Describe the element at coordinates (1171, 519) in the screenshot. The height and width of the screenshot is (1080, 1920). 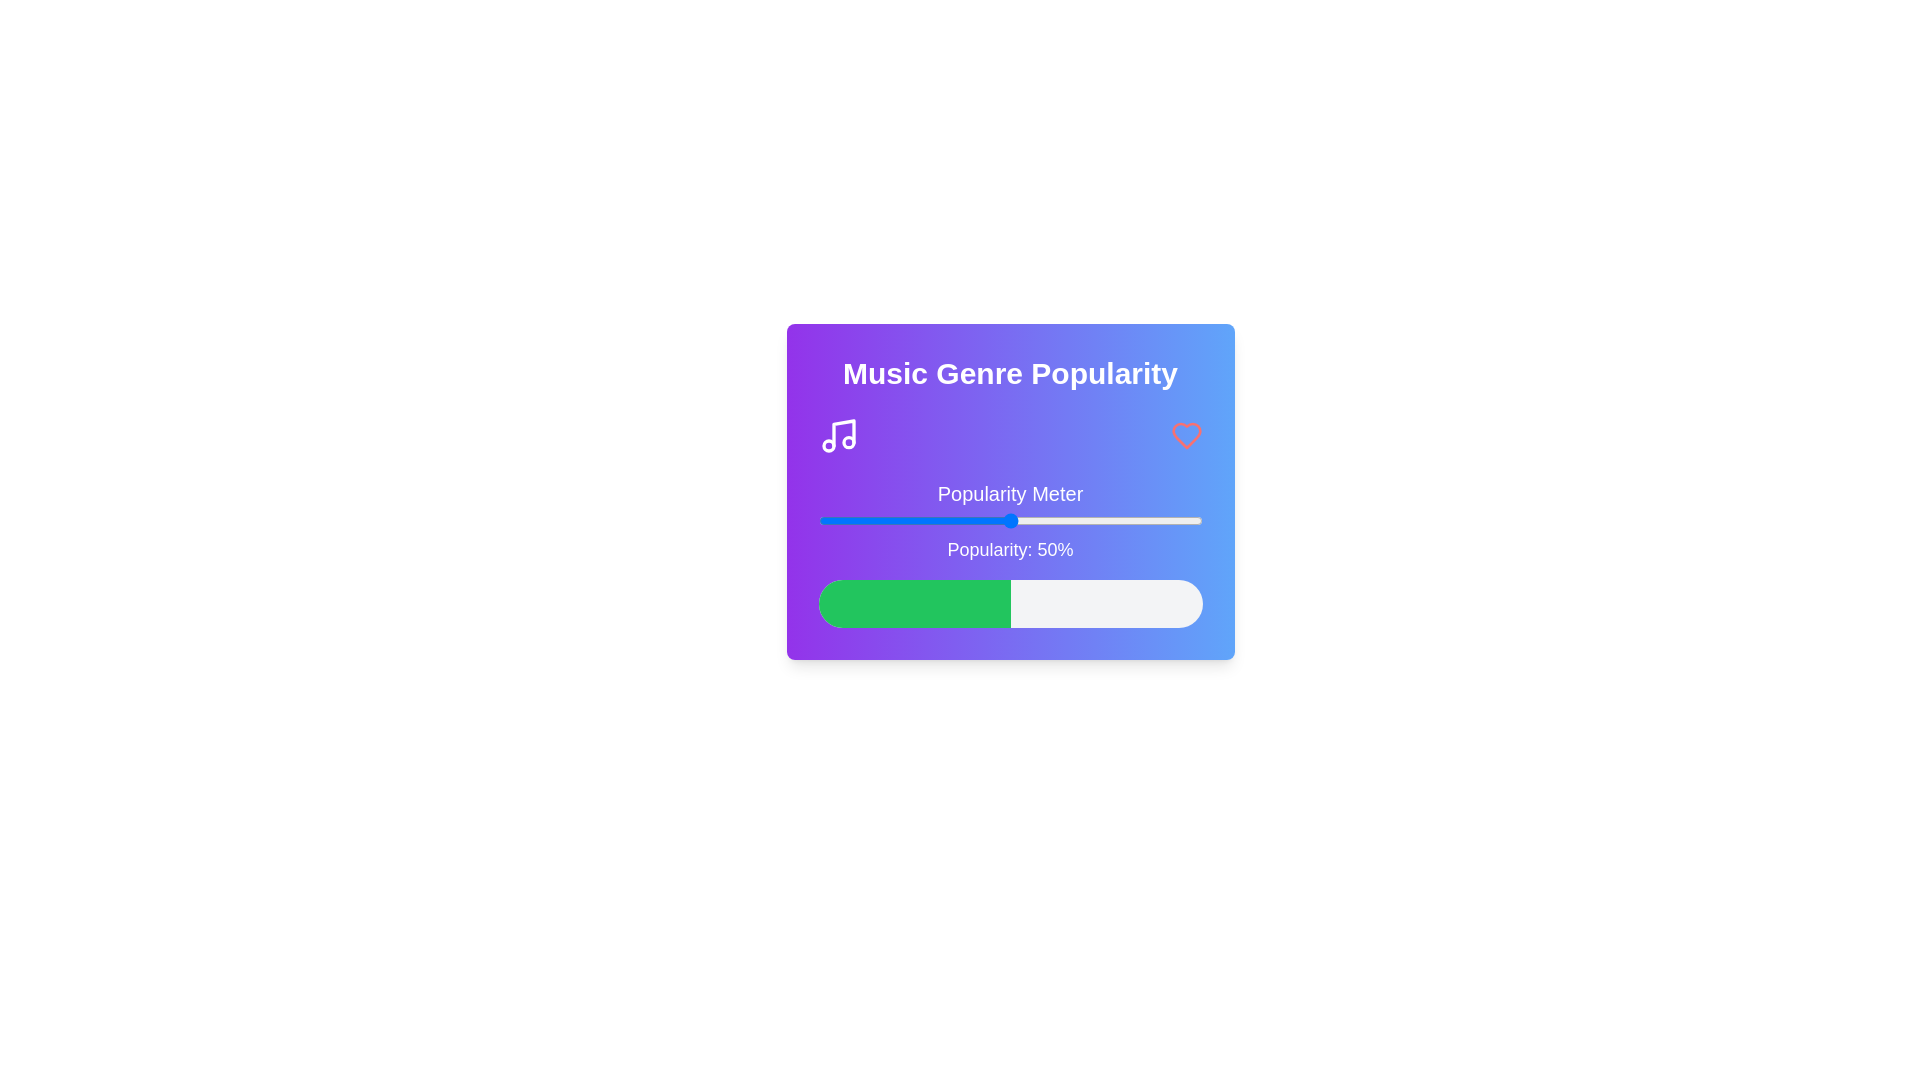
I see `the popularity slider to 92%` at that location.